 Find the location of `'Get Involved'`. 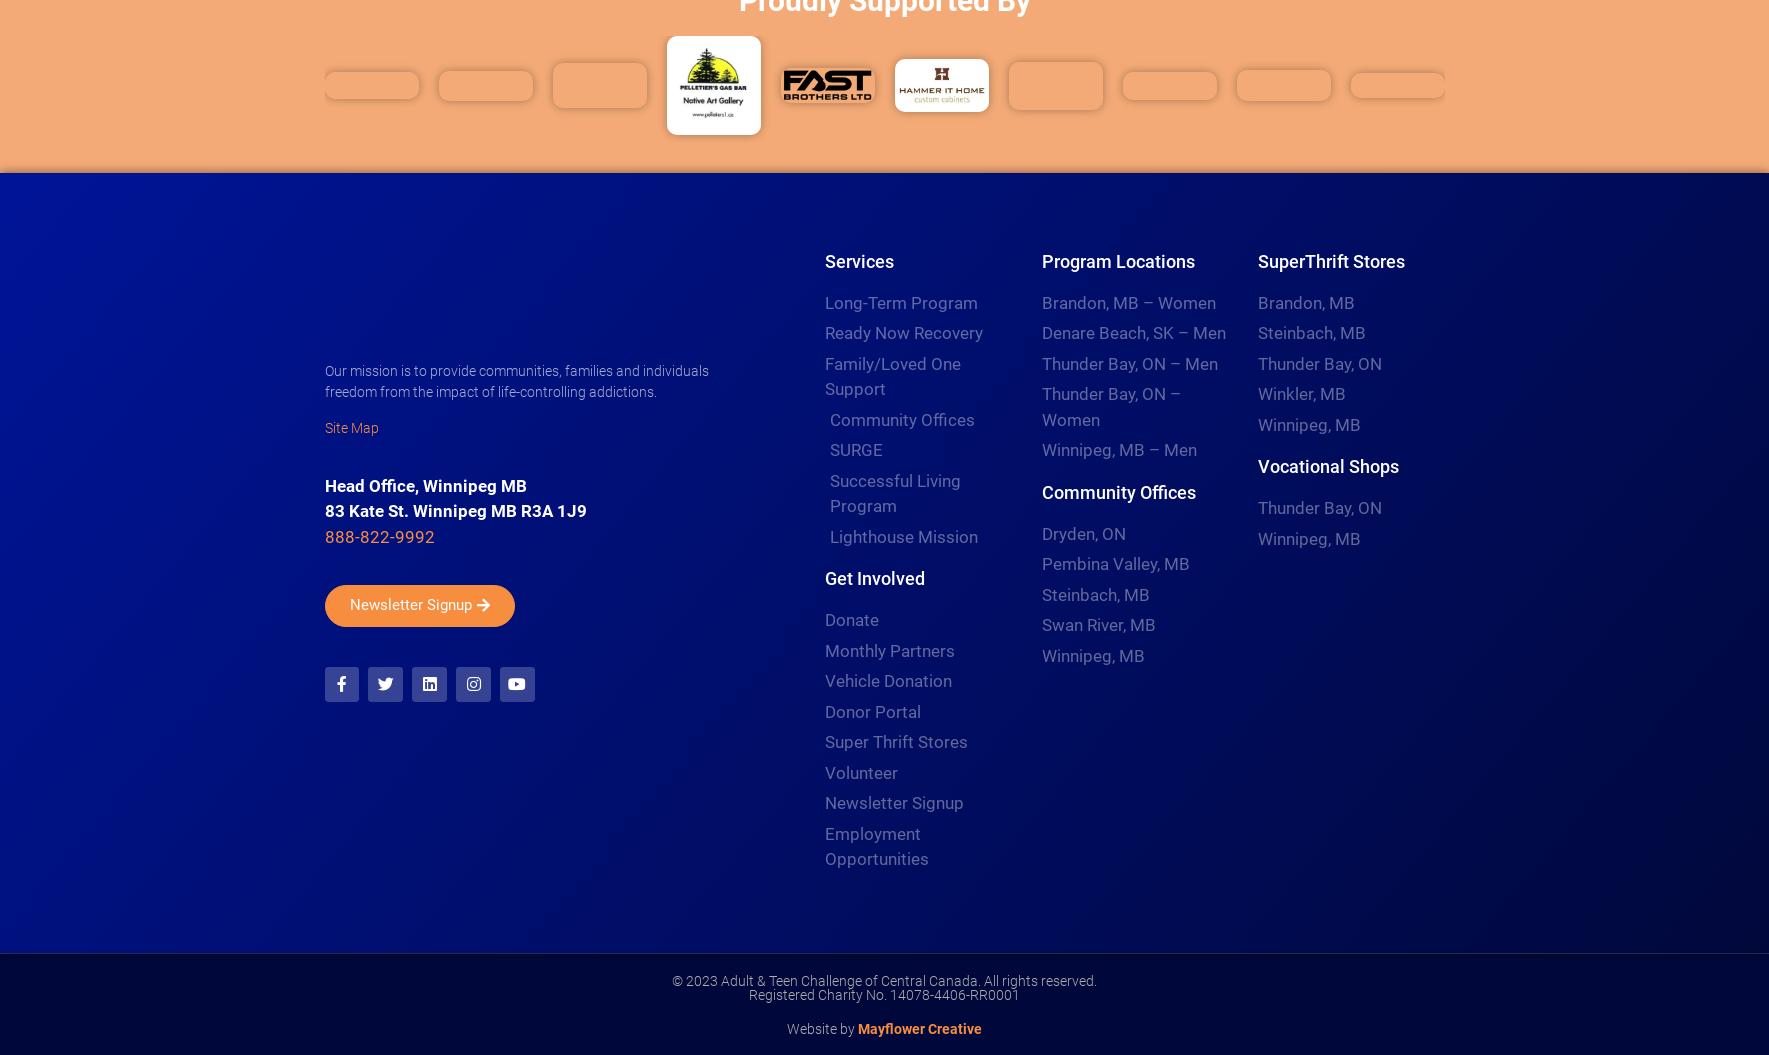

'Get Involved' is located at coordinates (873, 577).